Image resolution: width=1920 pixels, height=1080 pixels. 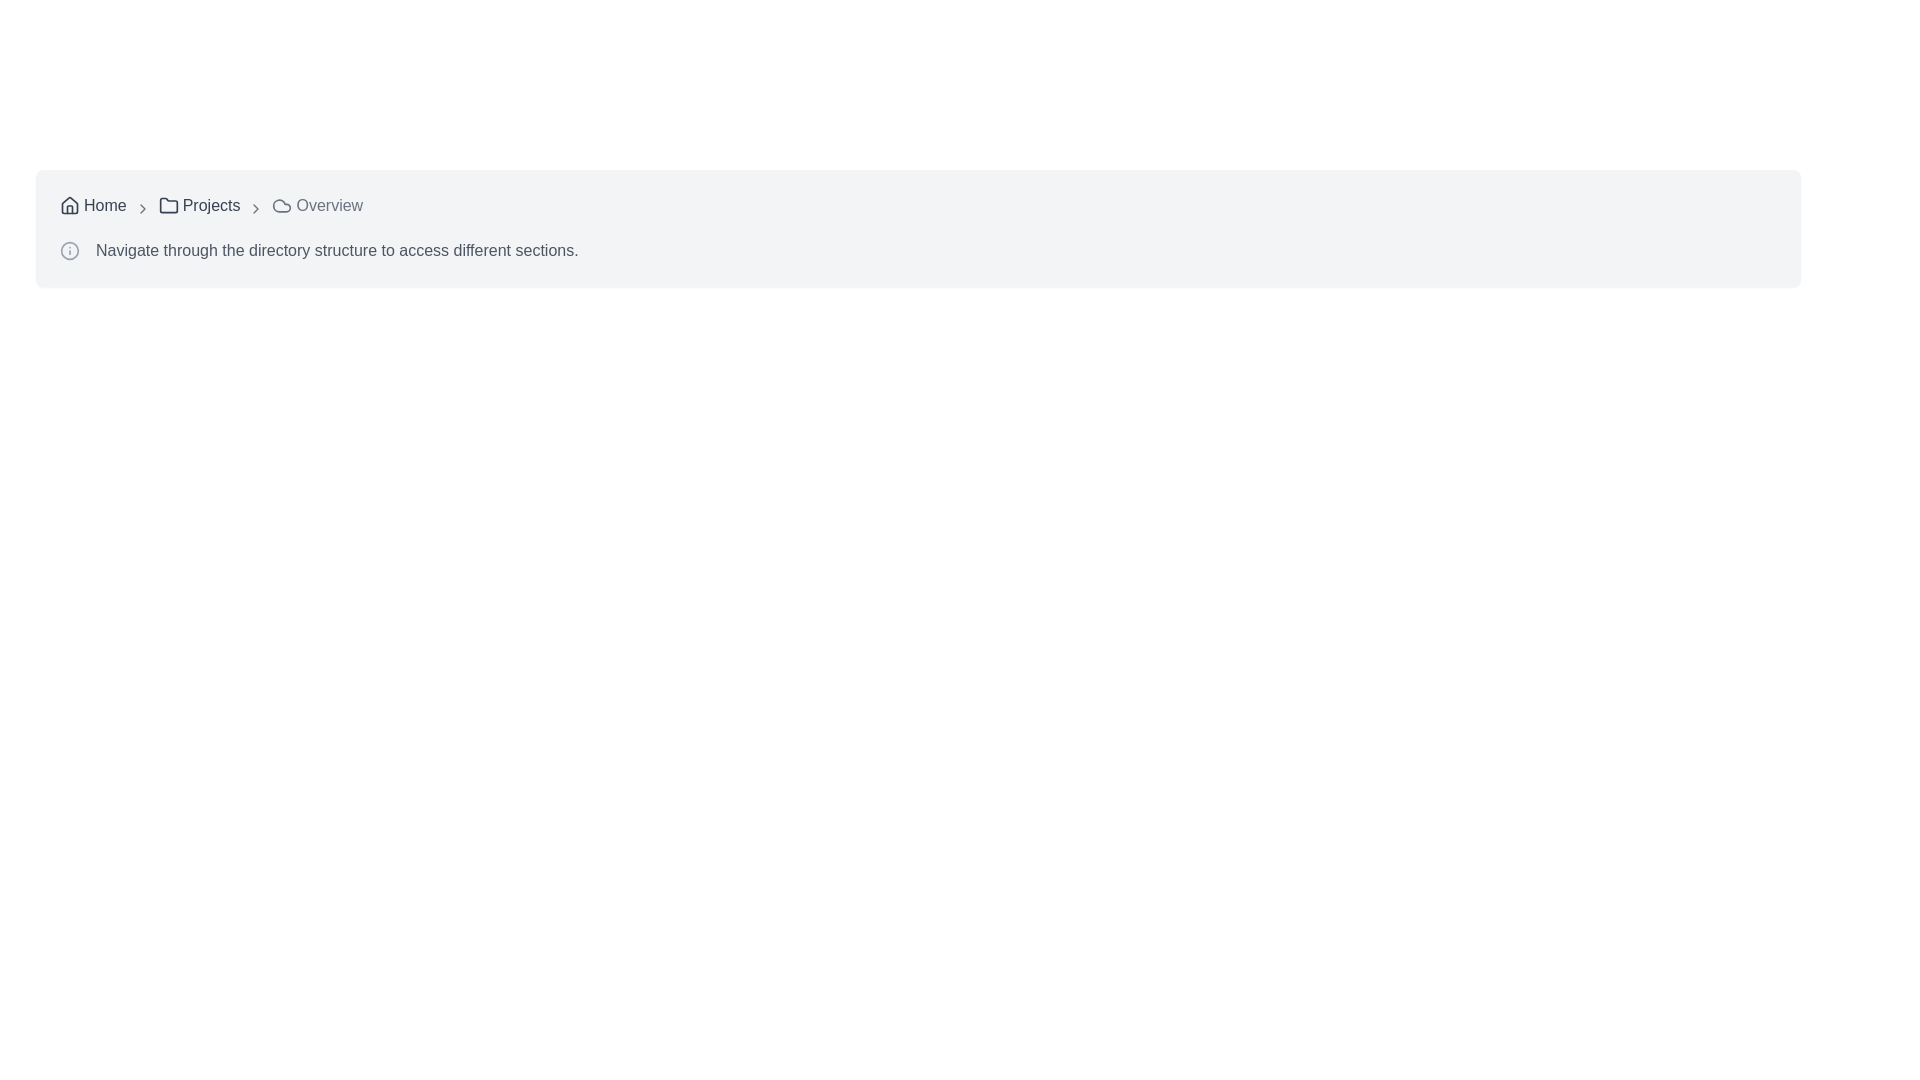 What do you see at coordinates (281, 205) in the screenshot?
I see `the cloud-shaped icon with a thin stroke located left of the 'Overview' text in the breadcrumb navigation bar` at bounding box center [281, 205].